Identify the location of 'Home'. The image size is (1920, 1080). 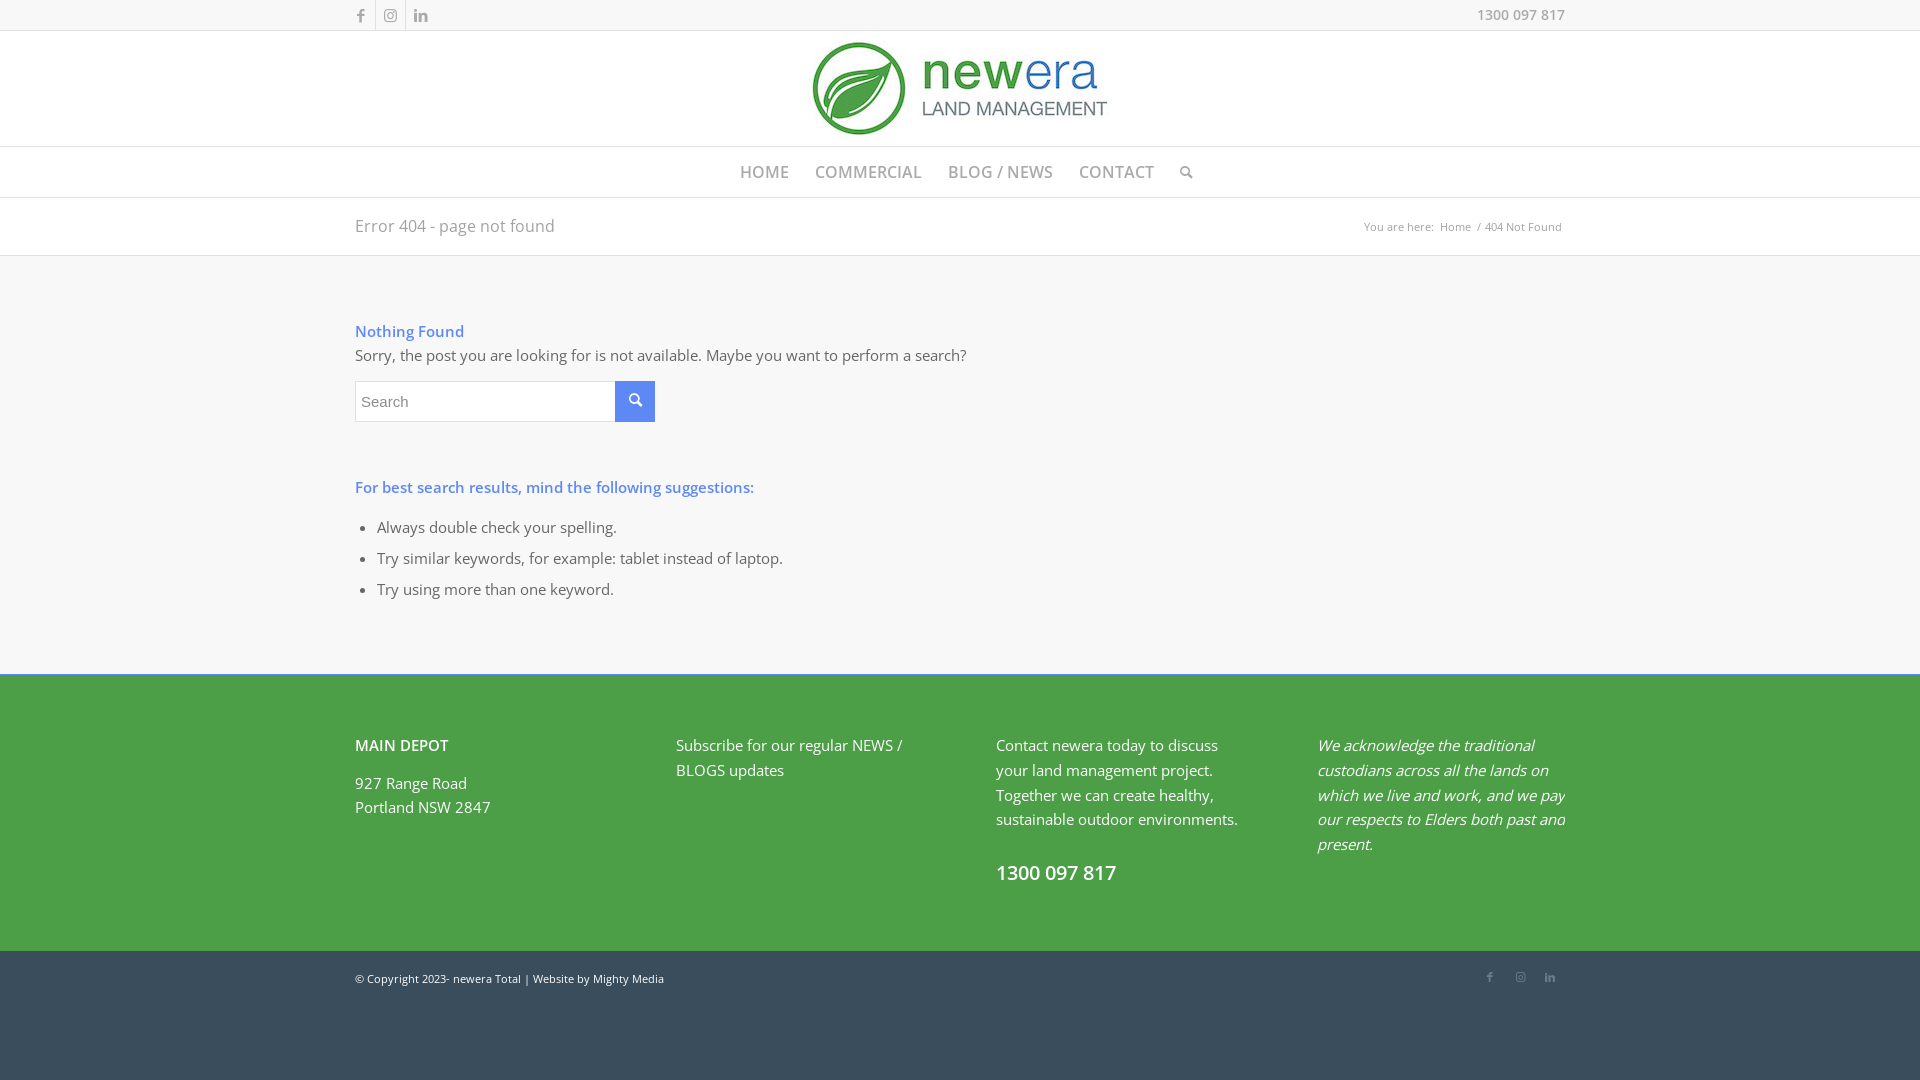
(1435, 225).